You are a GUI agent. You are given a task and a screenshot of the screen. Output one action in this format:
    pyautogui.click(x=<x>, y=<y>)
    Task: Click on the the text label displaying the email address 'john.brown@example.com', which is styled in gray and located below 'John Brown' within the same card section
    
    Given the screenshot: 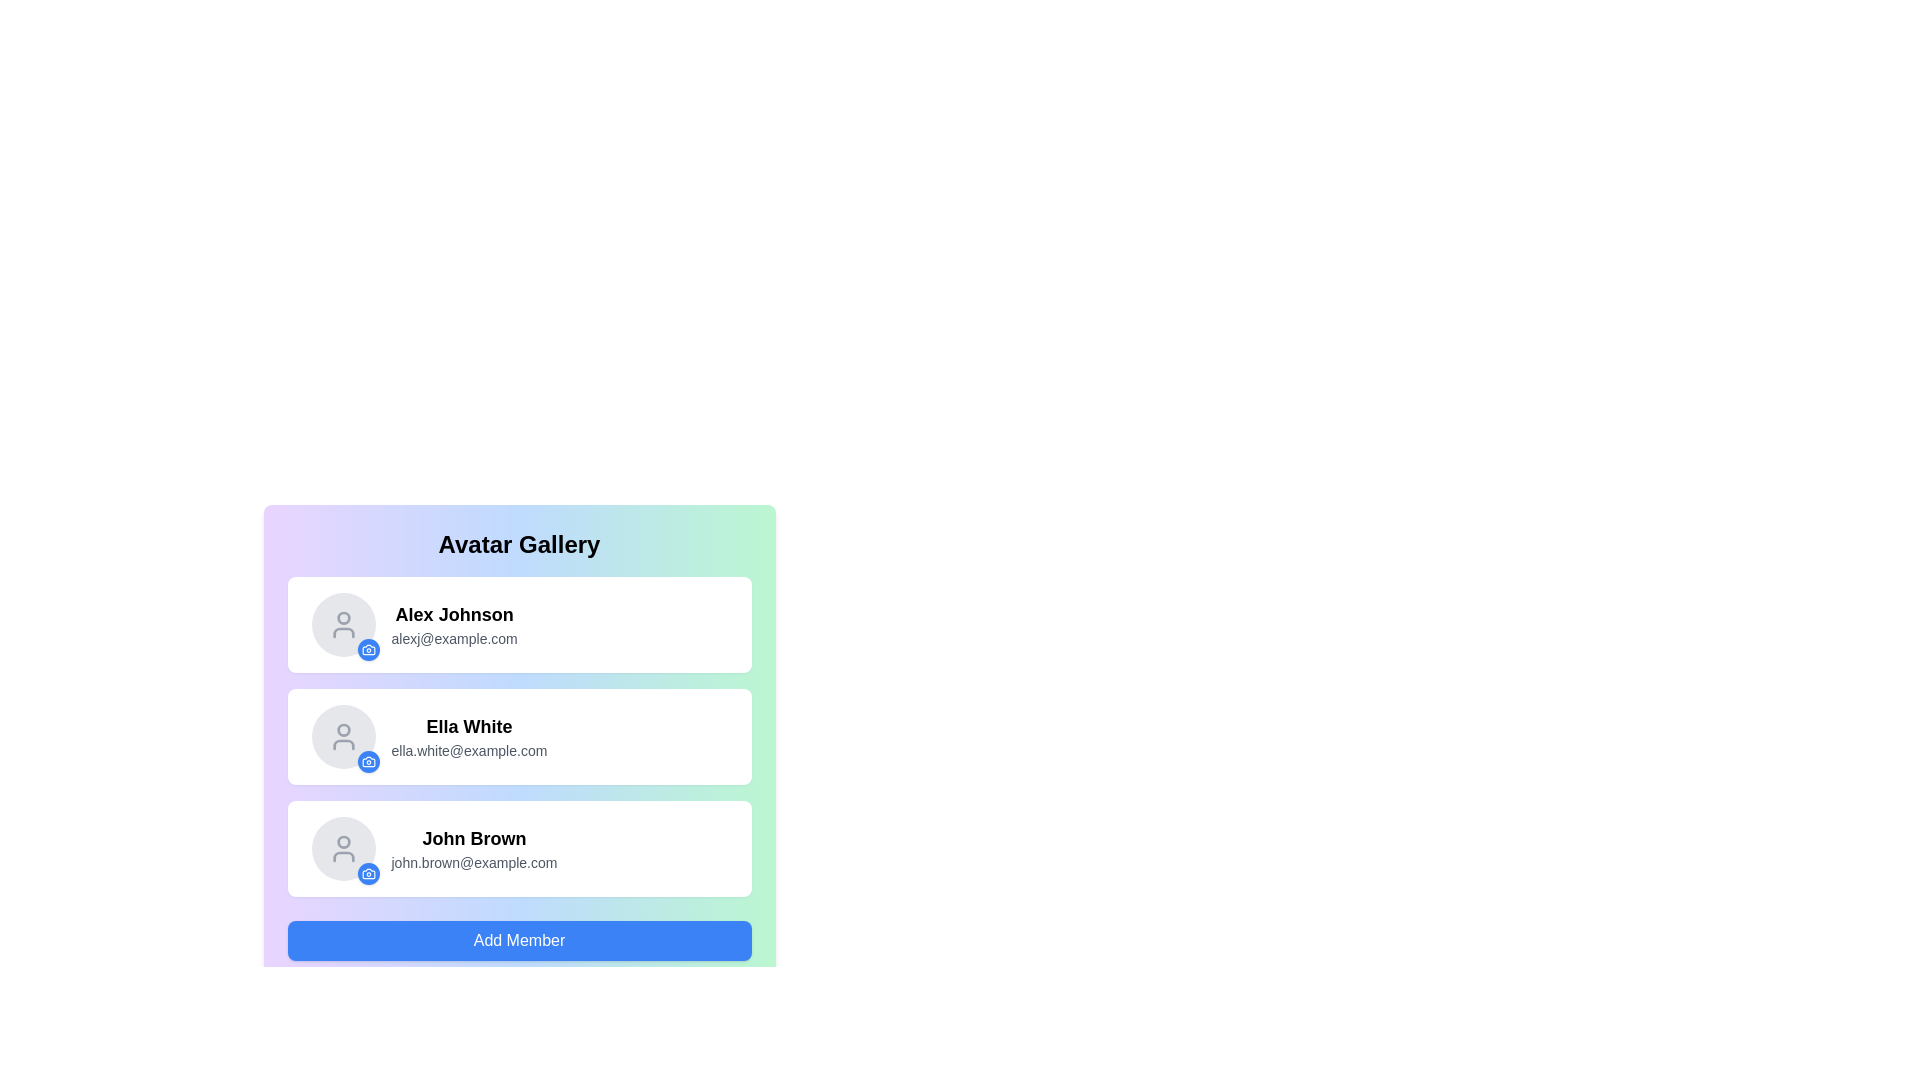 What is the action you would take?
    pyautogui.click(x=473, y=862)
    